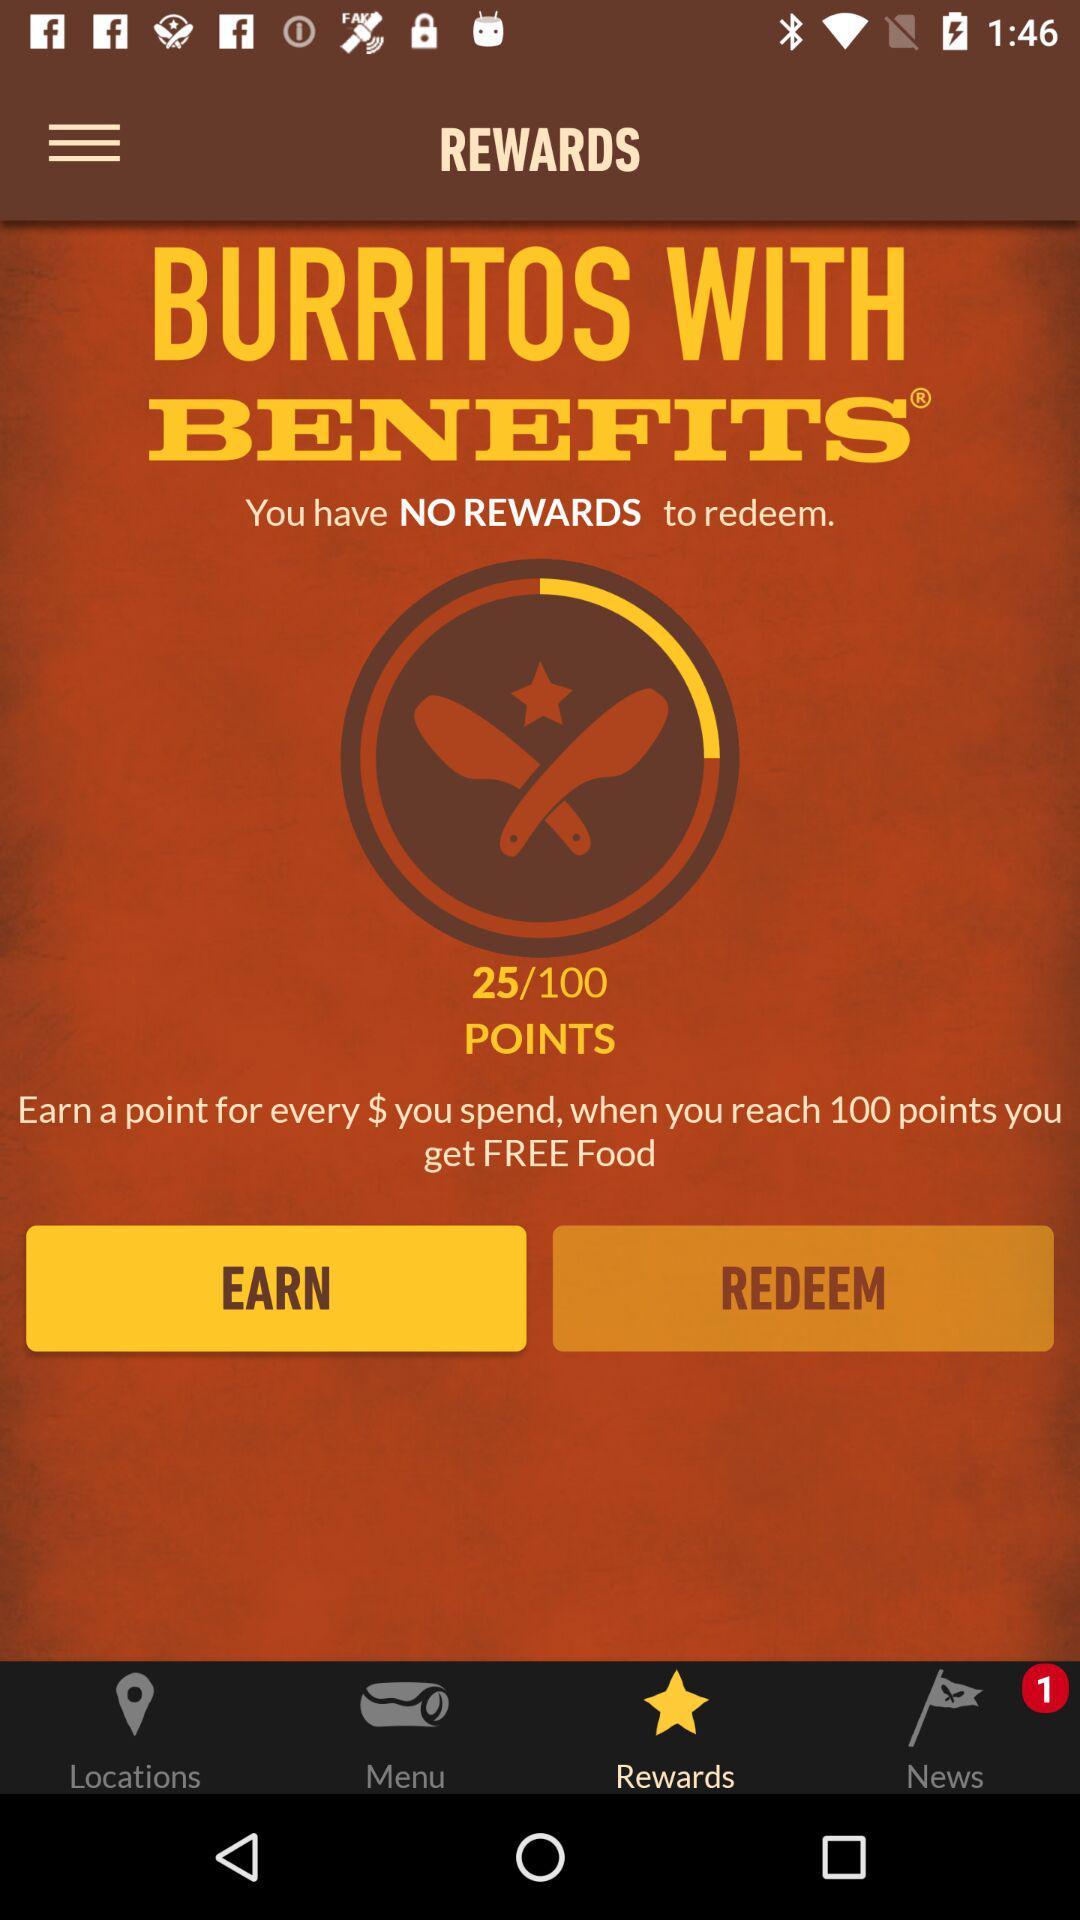 The width and height of the screenshot is (1080, 1920). Describe the element at coordinates (675, 1723) in the screenshot. I see `rewards` at that location.